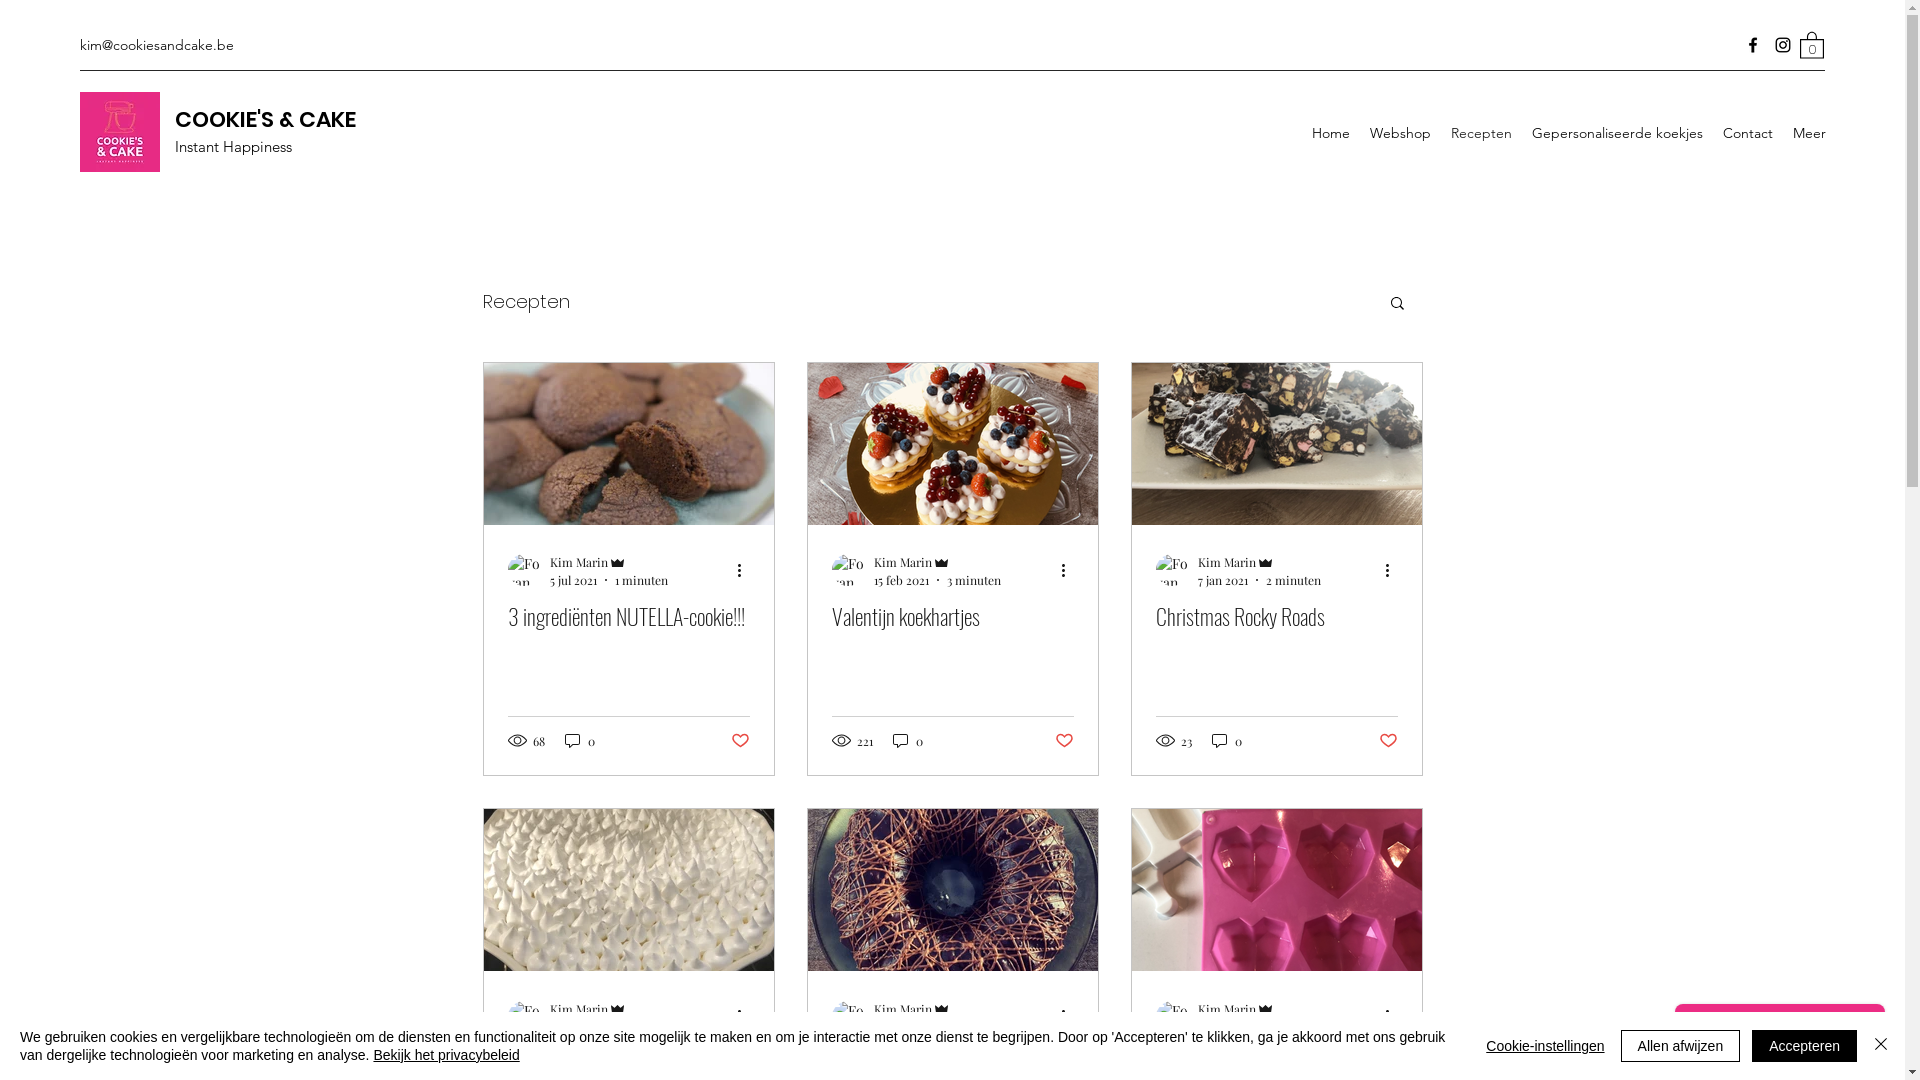 The image size is (1920, 1080). What do you see at coordinates (1520, 132) in the screenshot?
I see `'Gepersonaliseerde koekjes'` at bounding box center [1520, 132].